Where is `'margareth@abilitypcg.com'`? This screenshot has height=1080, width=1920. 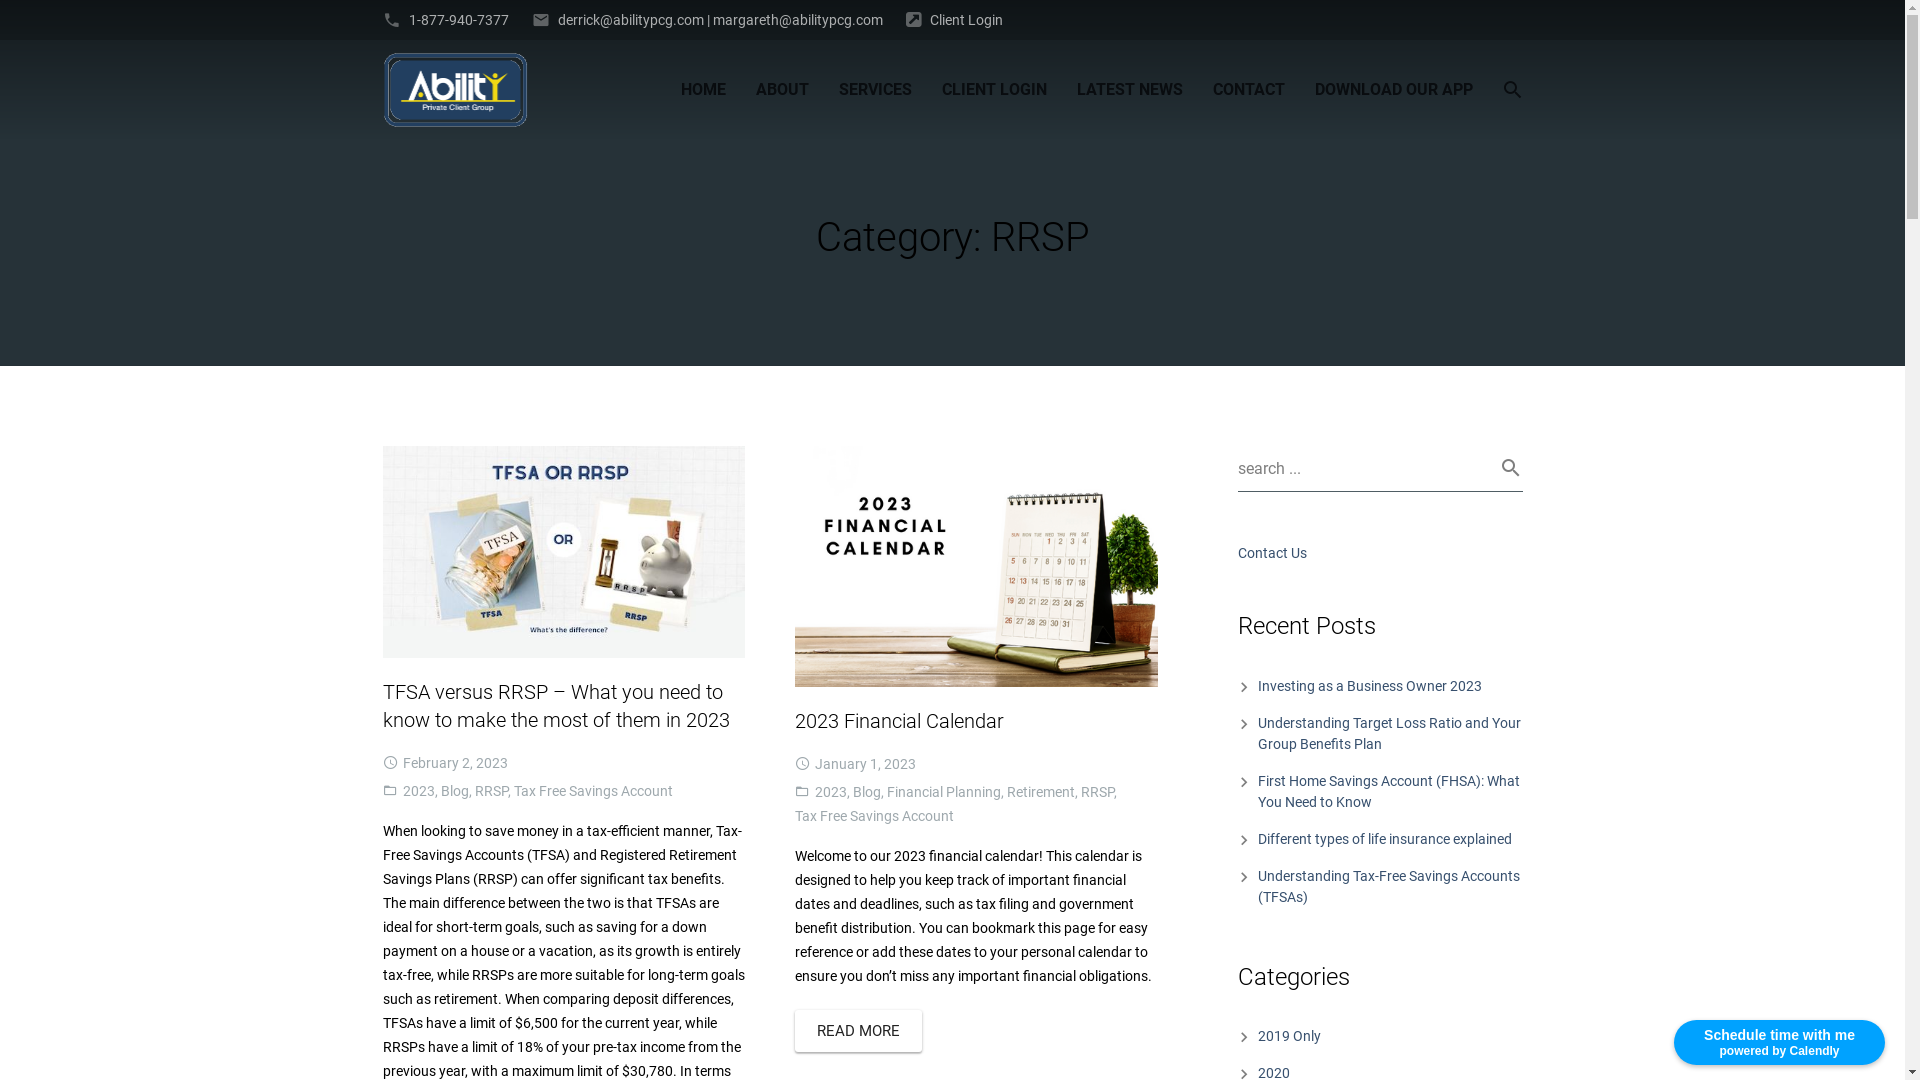
'margareth@abilitypcg.com' is located at coordinates (711, 19).